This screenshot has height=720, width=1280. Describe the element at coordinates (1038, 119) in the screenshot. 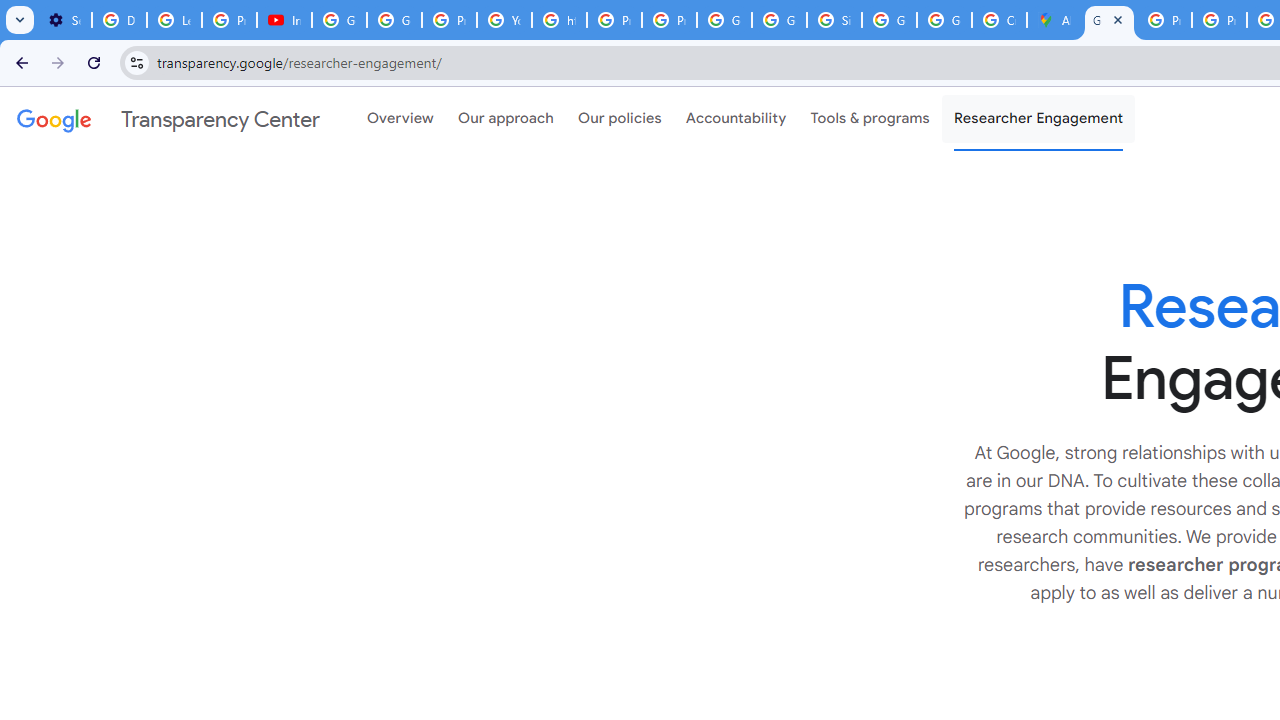

I see `'Researcher Engagement'` at that location.